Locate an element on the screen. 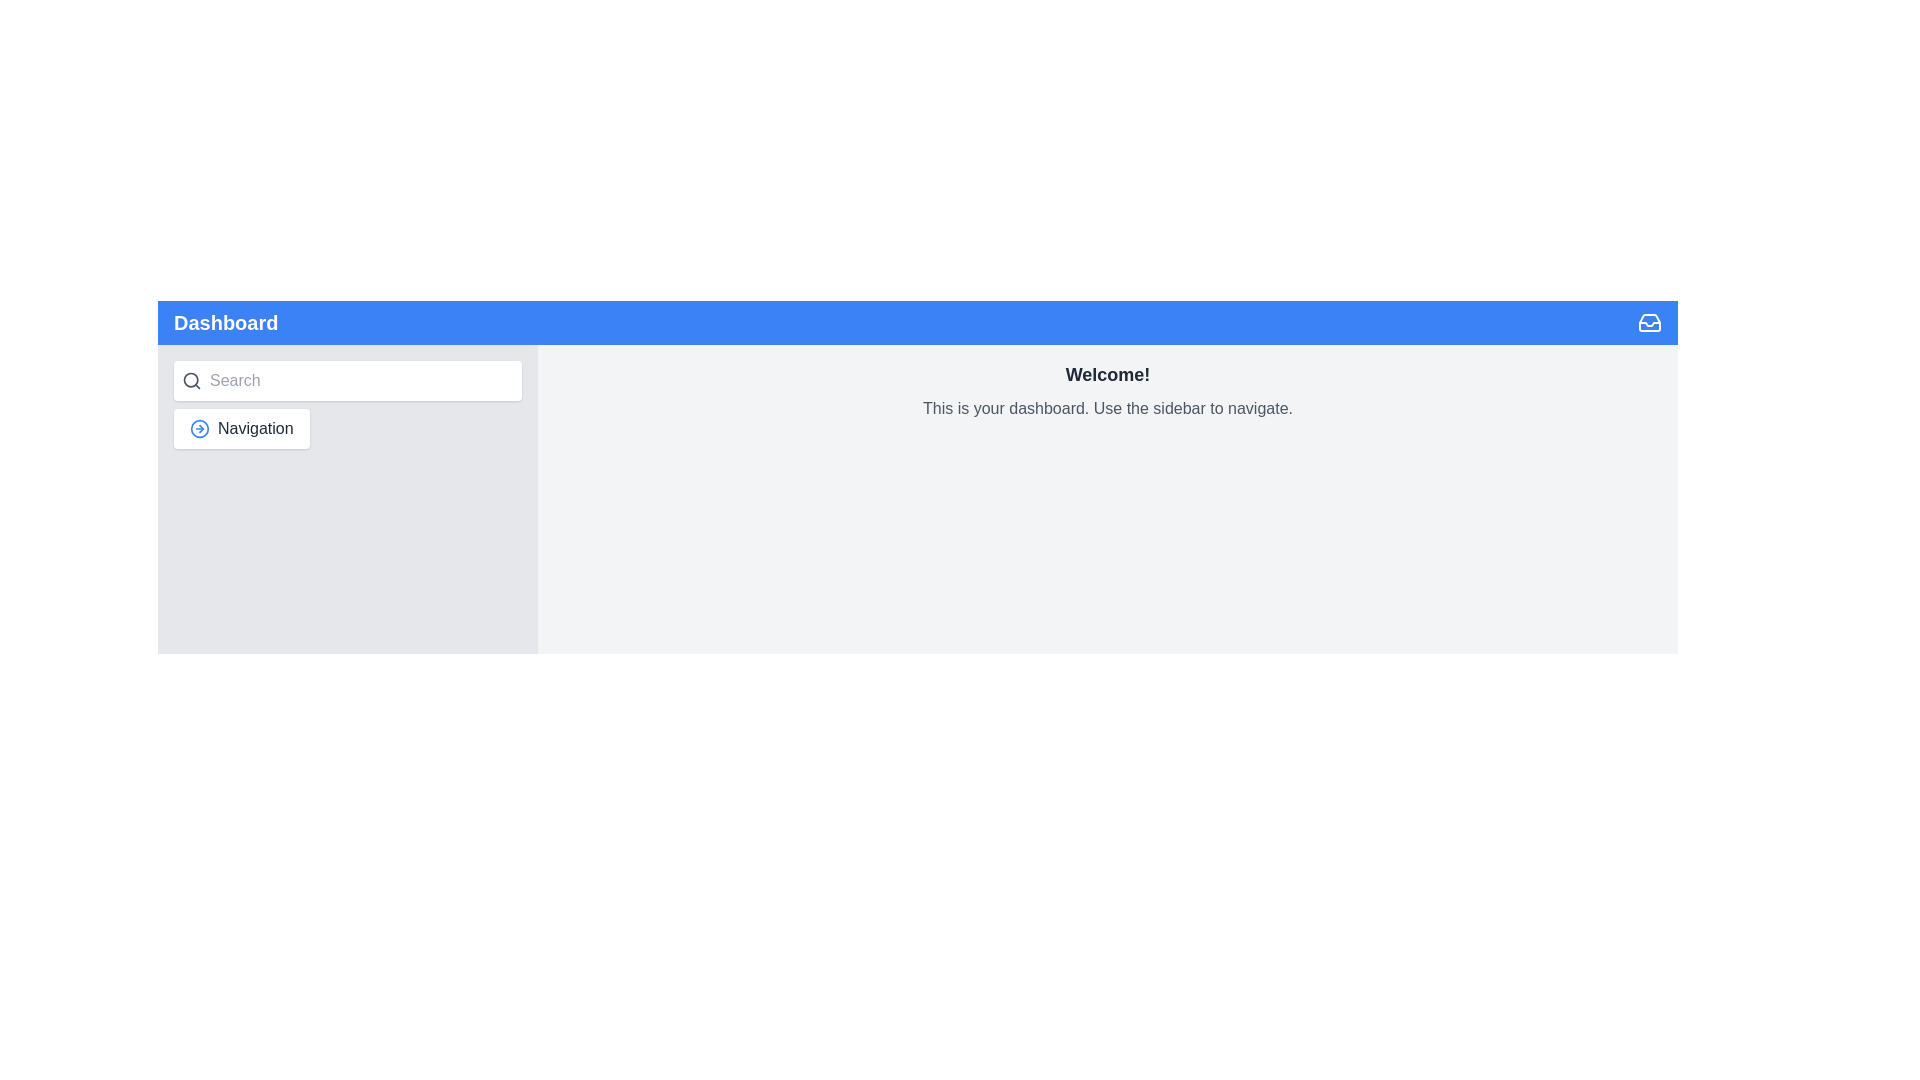  the welcoming message static text element located at the top-center of the dashboard interface is located at coordinates (1107, 374).